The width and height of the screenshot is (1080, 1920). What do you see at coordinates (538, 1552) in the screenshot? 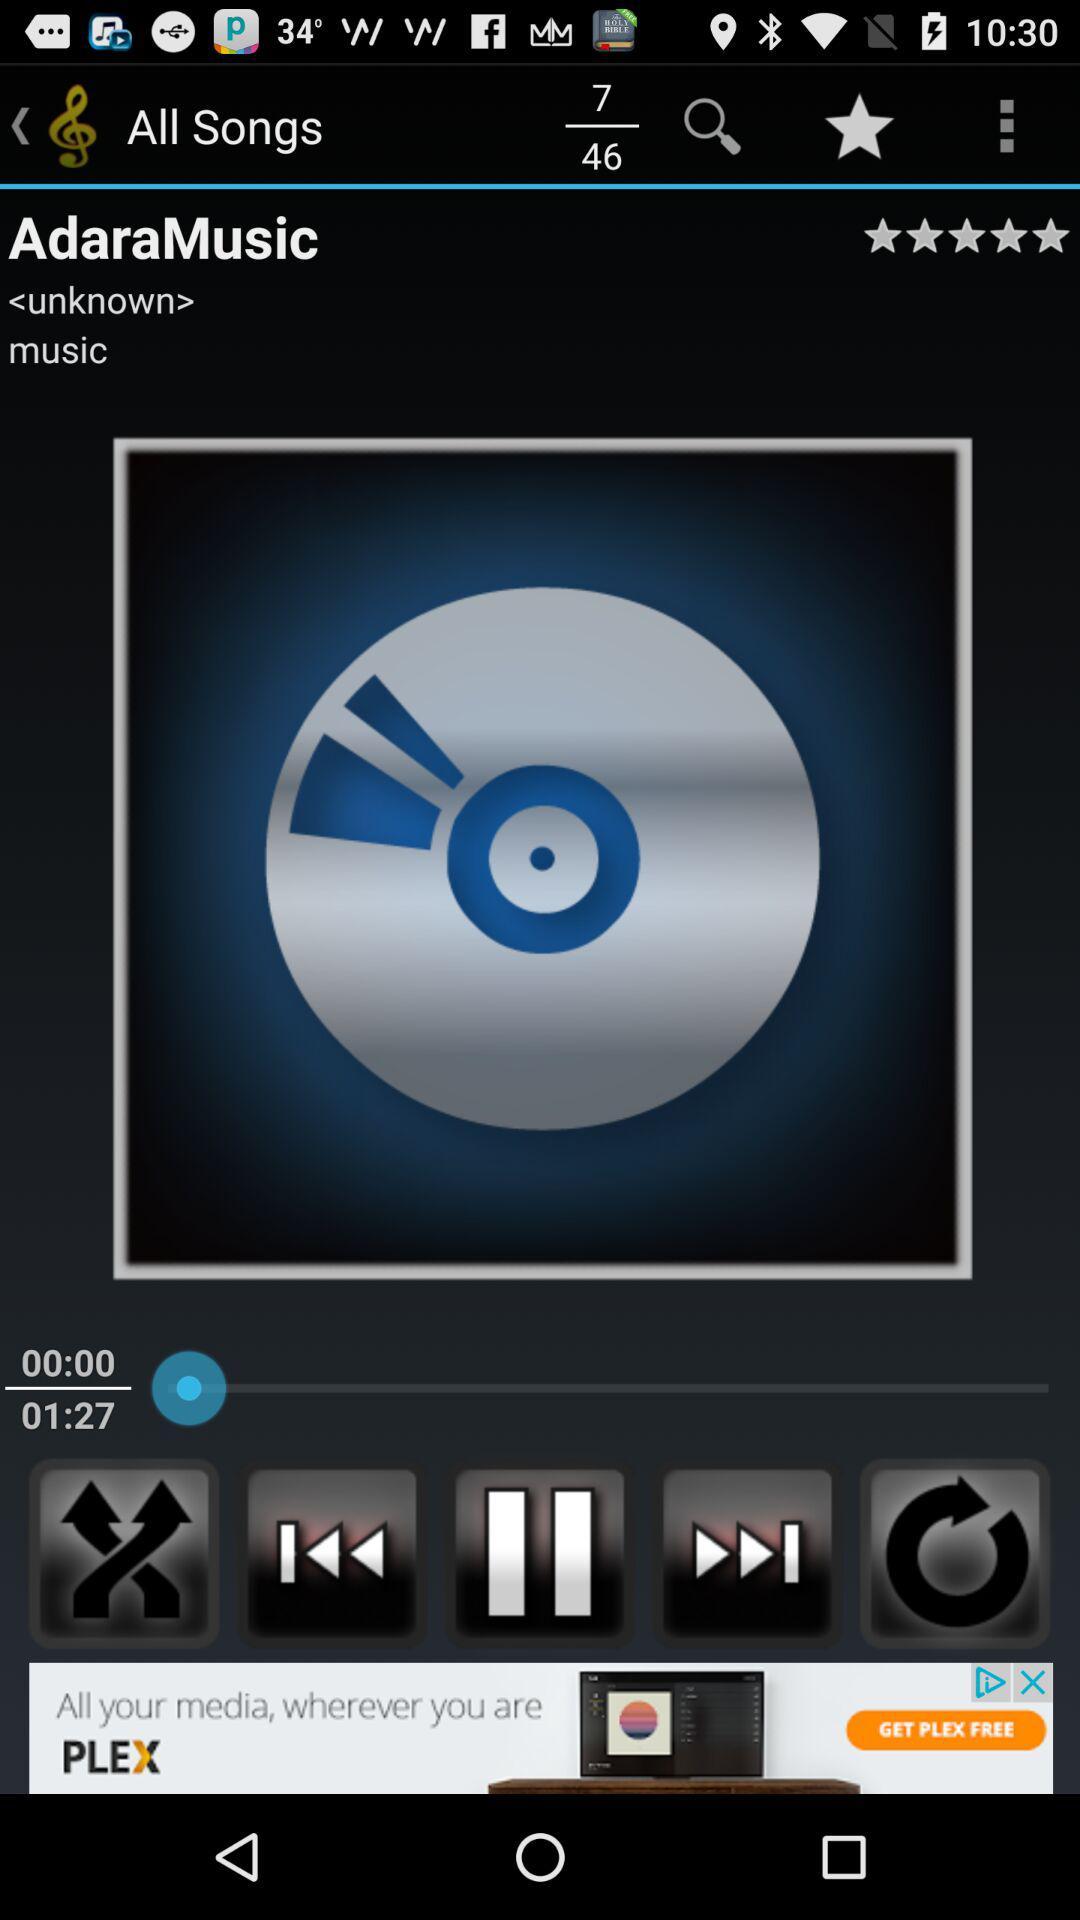
I see `pause option` at bounding box center [538, 1552].